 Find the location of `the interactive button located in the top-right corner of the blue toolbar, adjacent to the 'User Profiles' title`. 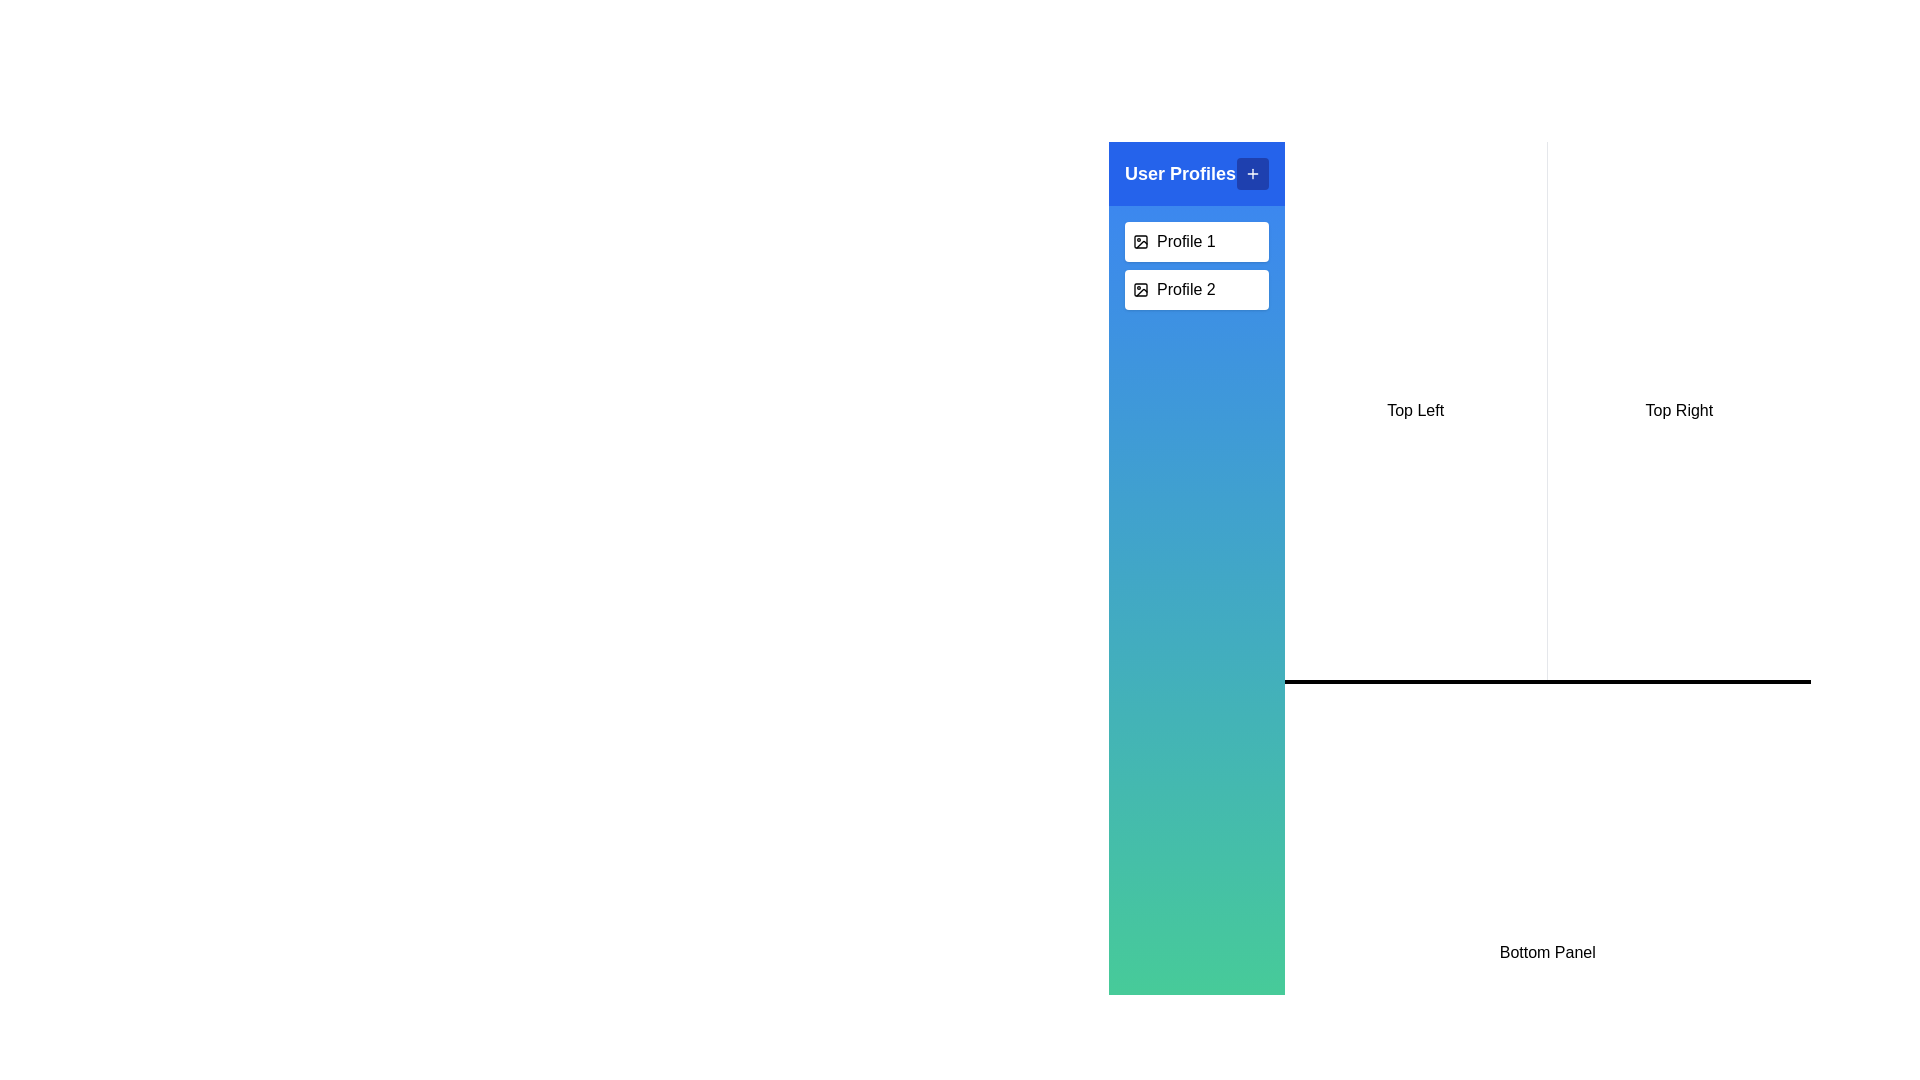

the interactive button located in the top-right corner of the blue toolbar, adjacent to the 'User Profiles' title is located at coordinates (1251, 172).